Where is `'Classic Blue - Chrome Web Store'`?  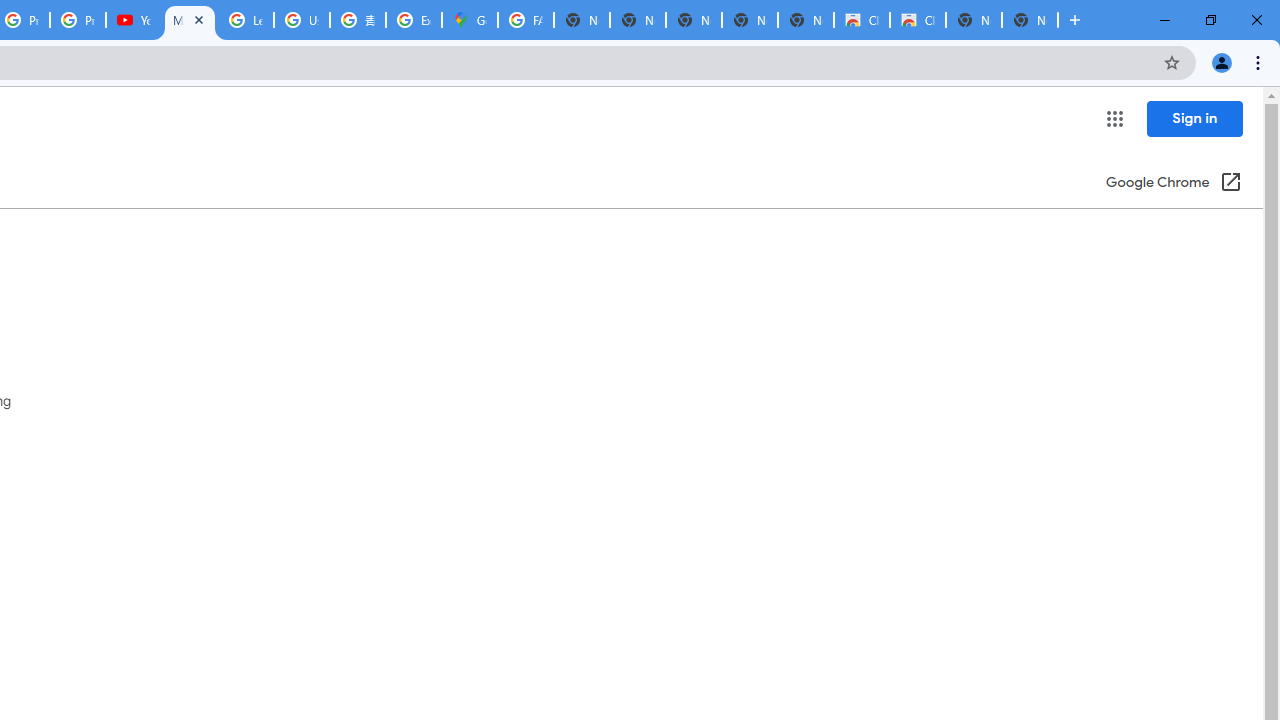
'Classic Blue - Chrome Web Store' is located at coordinates (916, 20).